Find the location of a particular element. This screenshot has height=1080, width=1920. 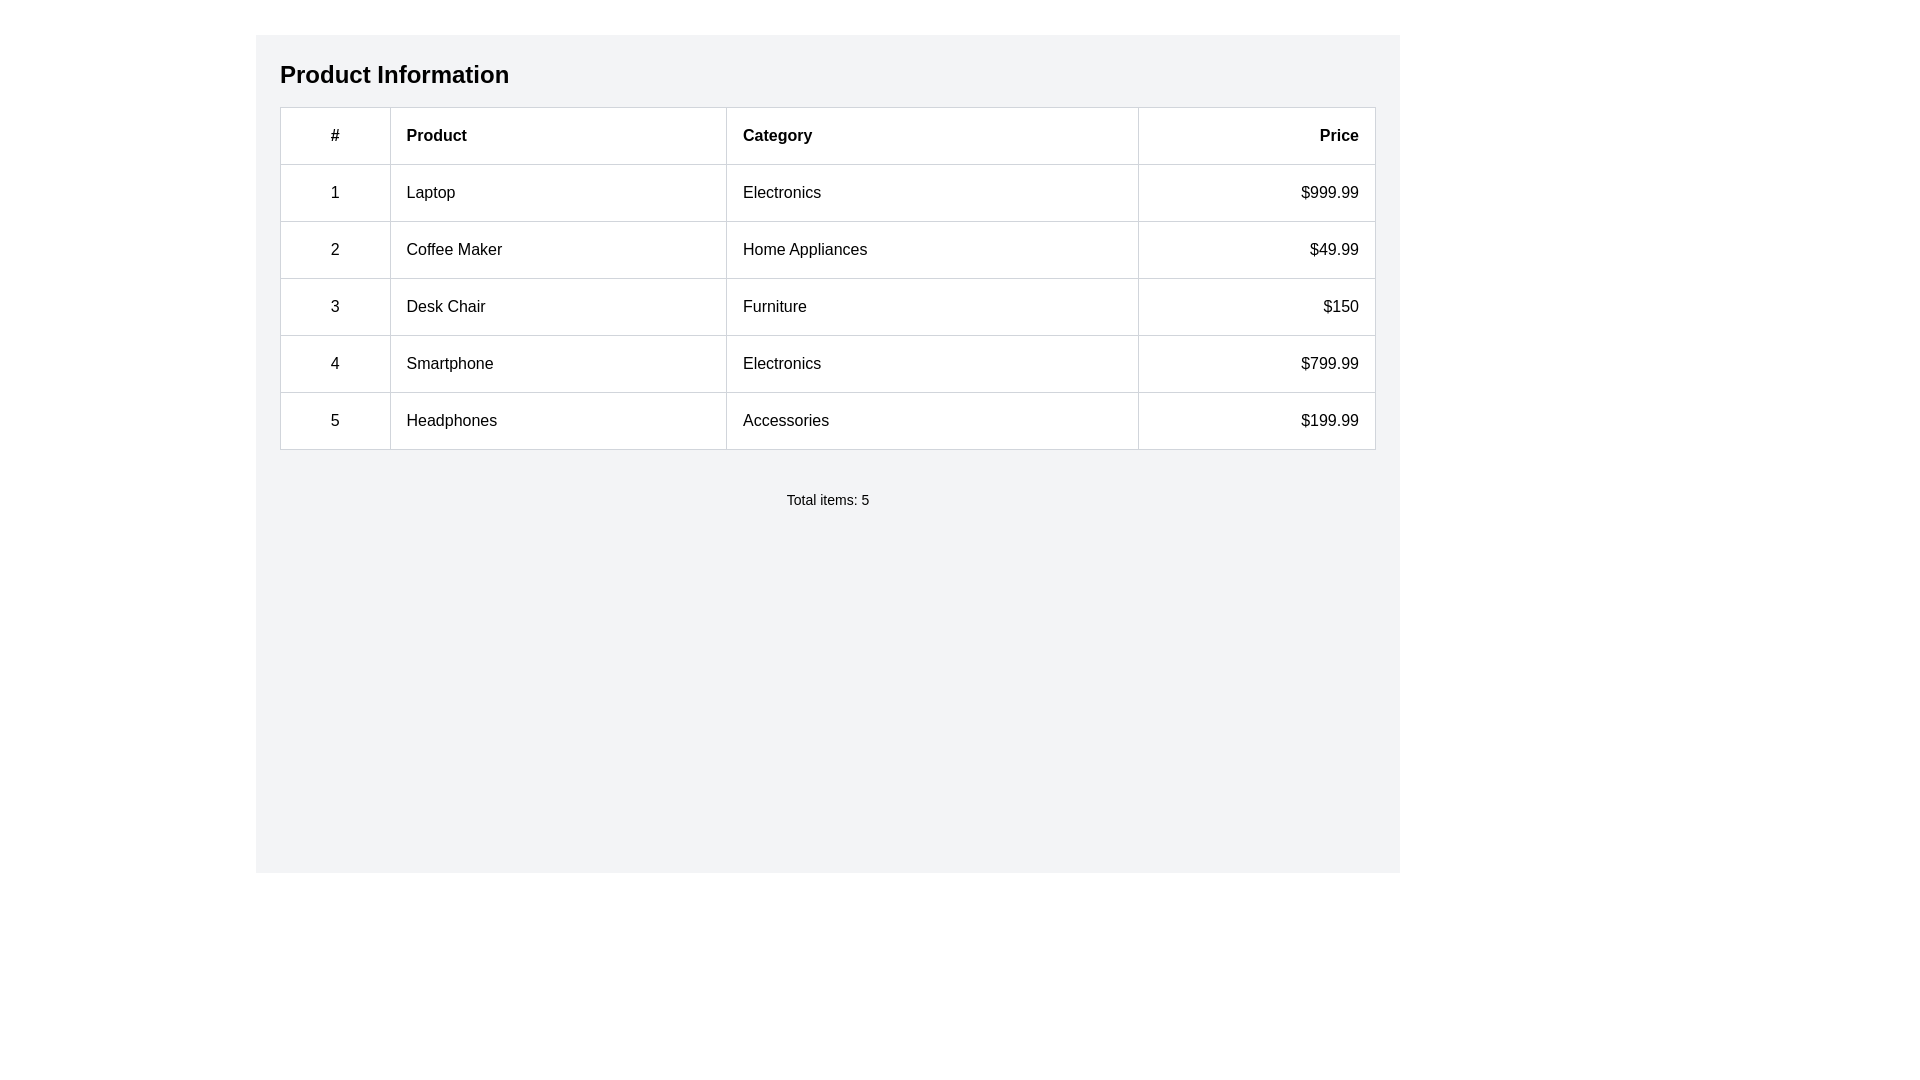

the numeric label displaying '1' that is located in the first column of the first row in the table, immediately left of the text 'Laptop' is located at coordinates (335, 192).